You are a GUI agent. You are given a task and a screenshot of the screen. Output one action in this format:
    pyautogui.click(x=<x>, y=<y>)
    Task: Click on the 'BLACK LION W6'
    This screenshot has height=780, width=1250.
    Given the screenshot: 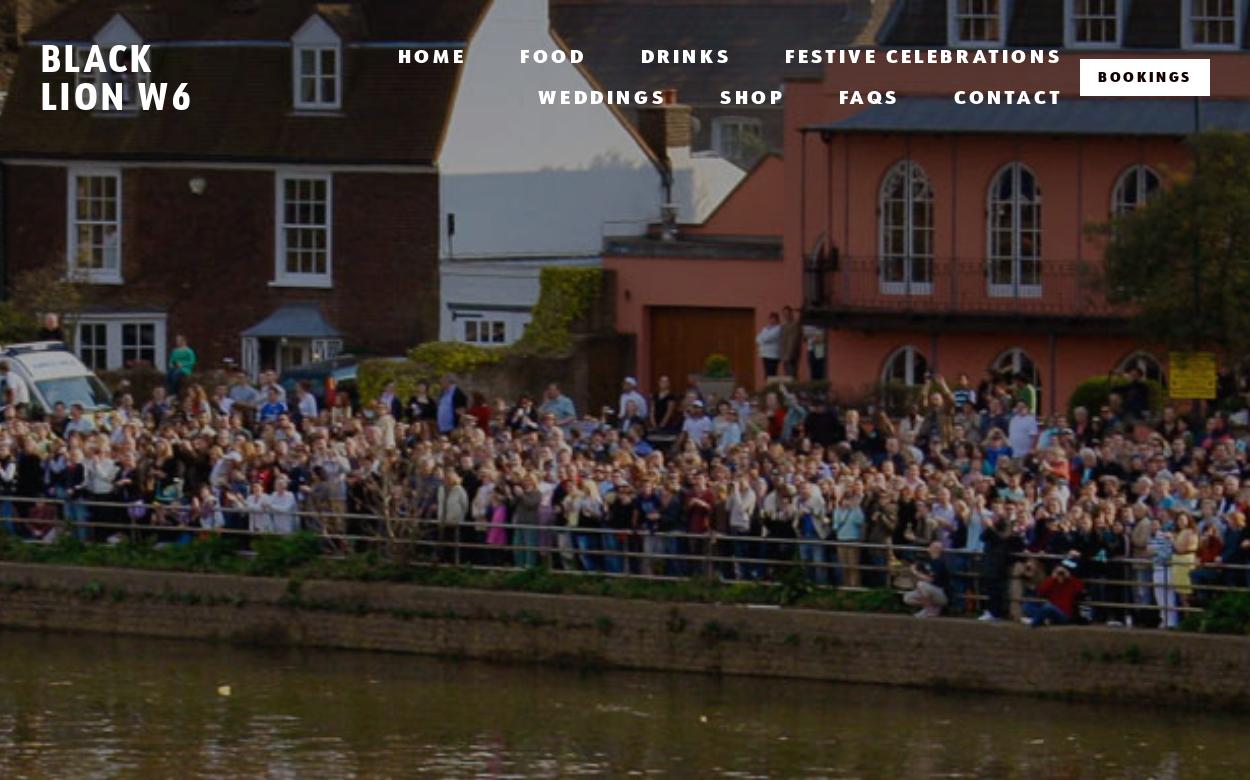 What is the action you would take?
    pyautogui.click(x=114, y=76)
    